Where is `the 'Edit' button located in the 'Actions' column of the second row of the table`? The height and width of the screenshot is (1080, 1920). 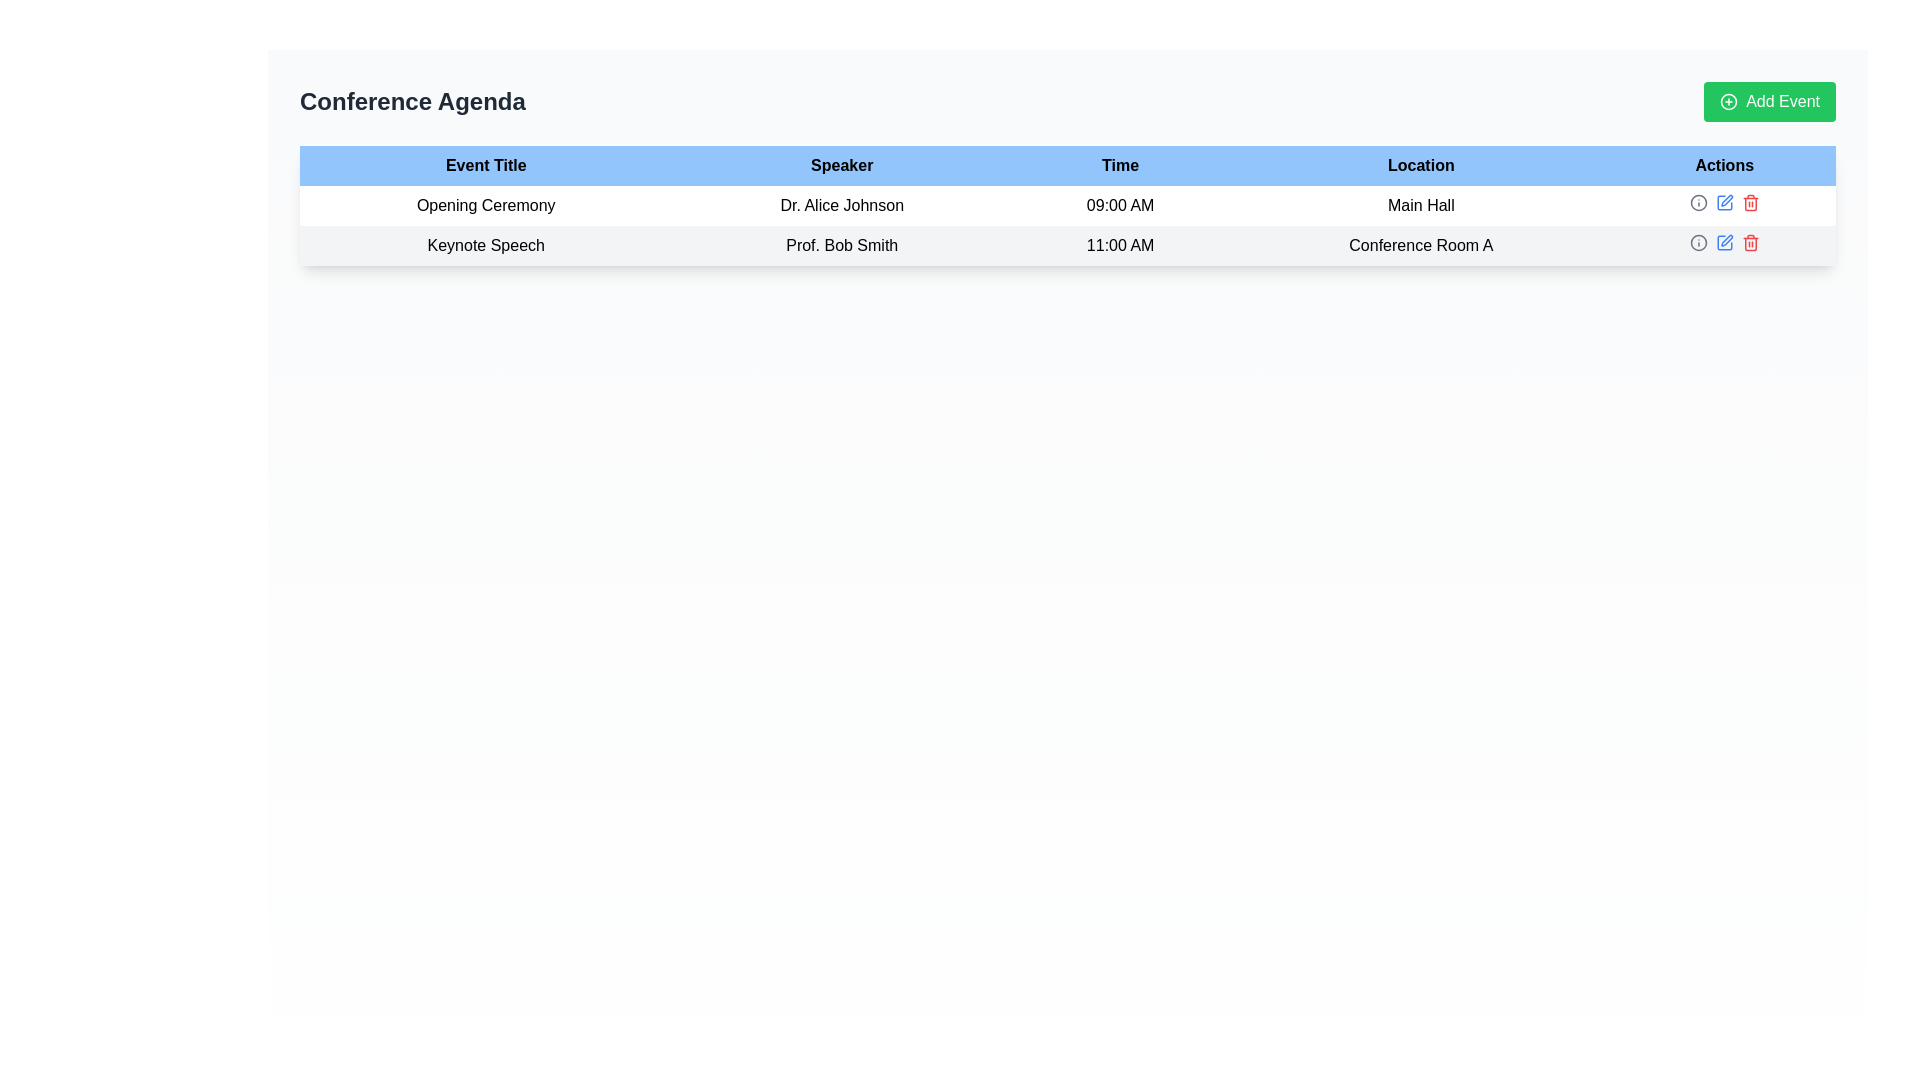 the 'Edit' button located in the 'Actions' column of the second row of the table is located at coordinates (1723, 242).